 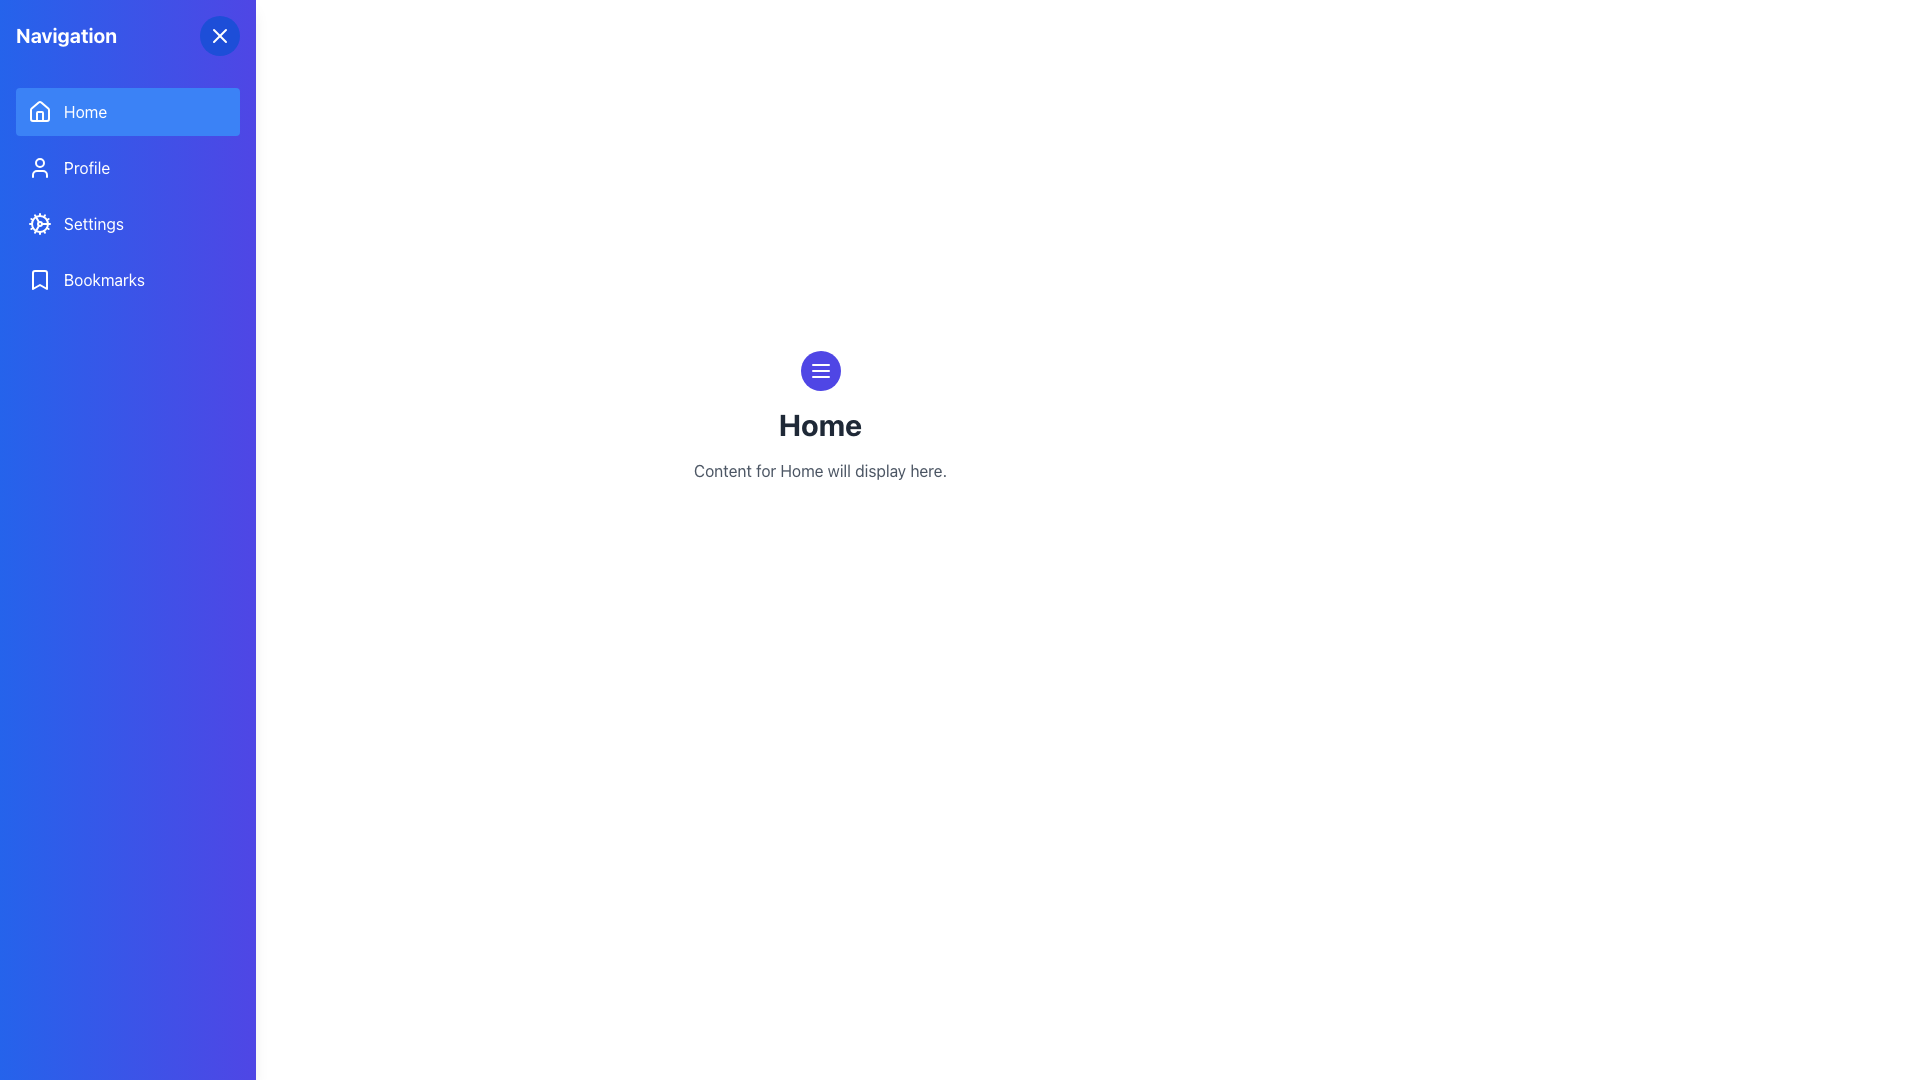 What do you see at coordinates (820, 470) in the screenshot?
I see `text displayed below the 'Home' title in the center of the main content area, which serves as a placeholder message indicating that content related to 'Home' will appear in this section` at bounding box center [820, 470].